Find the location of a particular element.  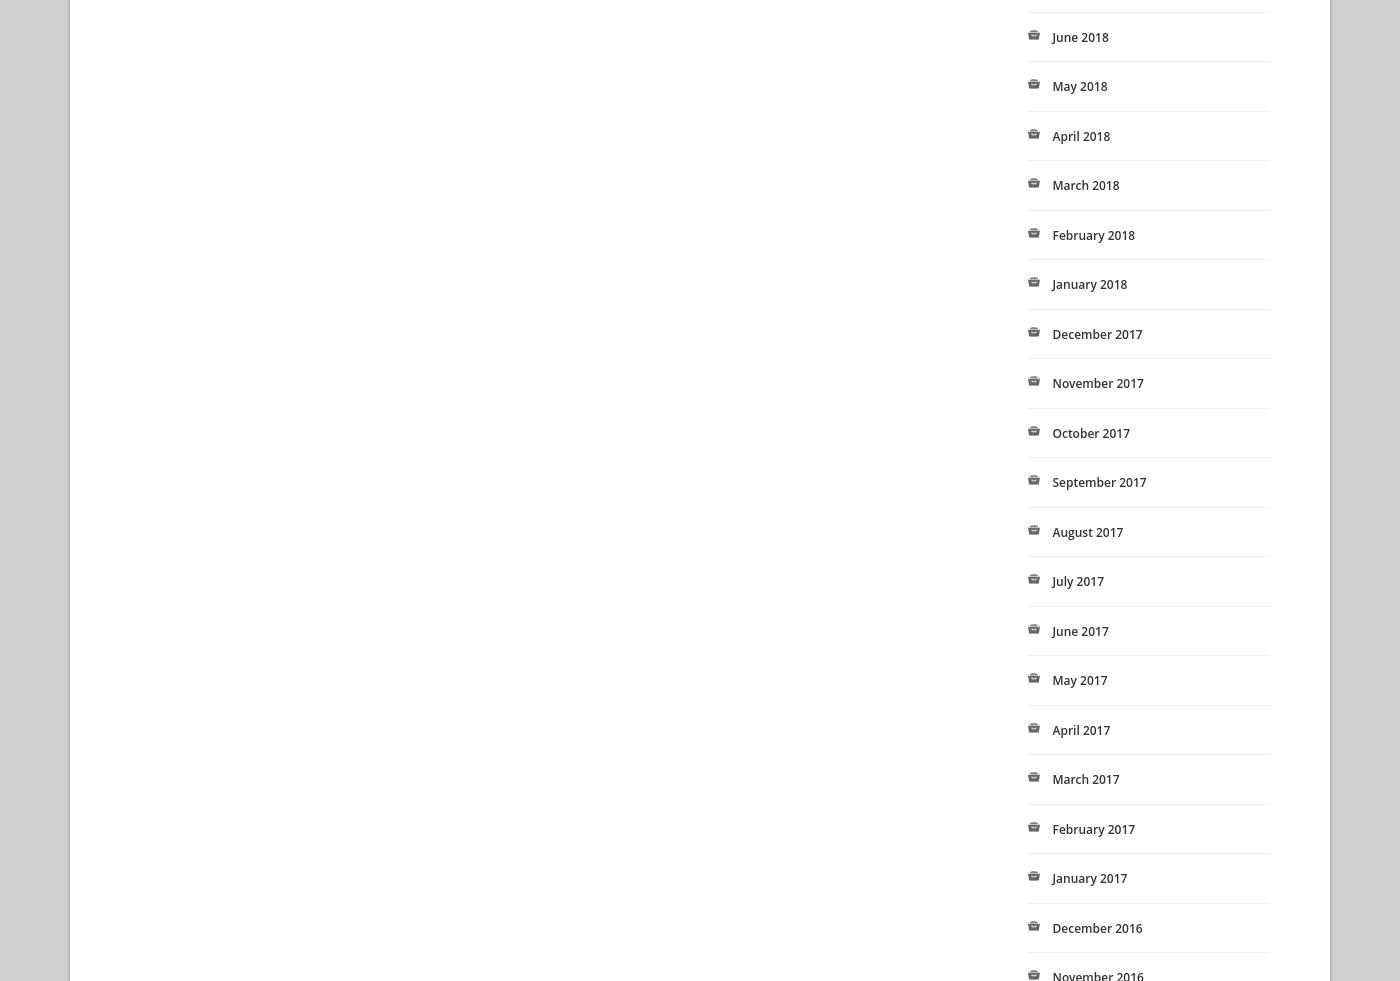

'March 2017' is located at coordinates (1051, 779).